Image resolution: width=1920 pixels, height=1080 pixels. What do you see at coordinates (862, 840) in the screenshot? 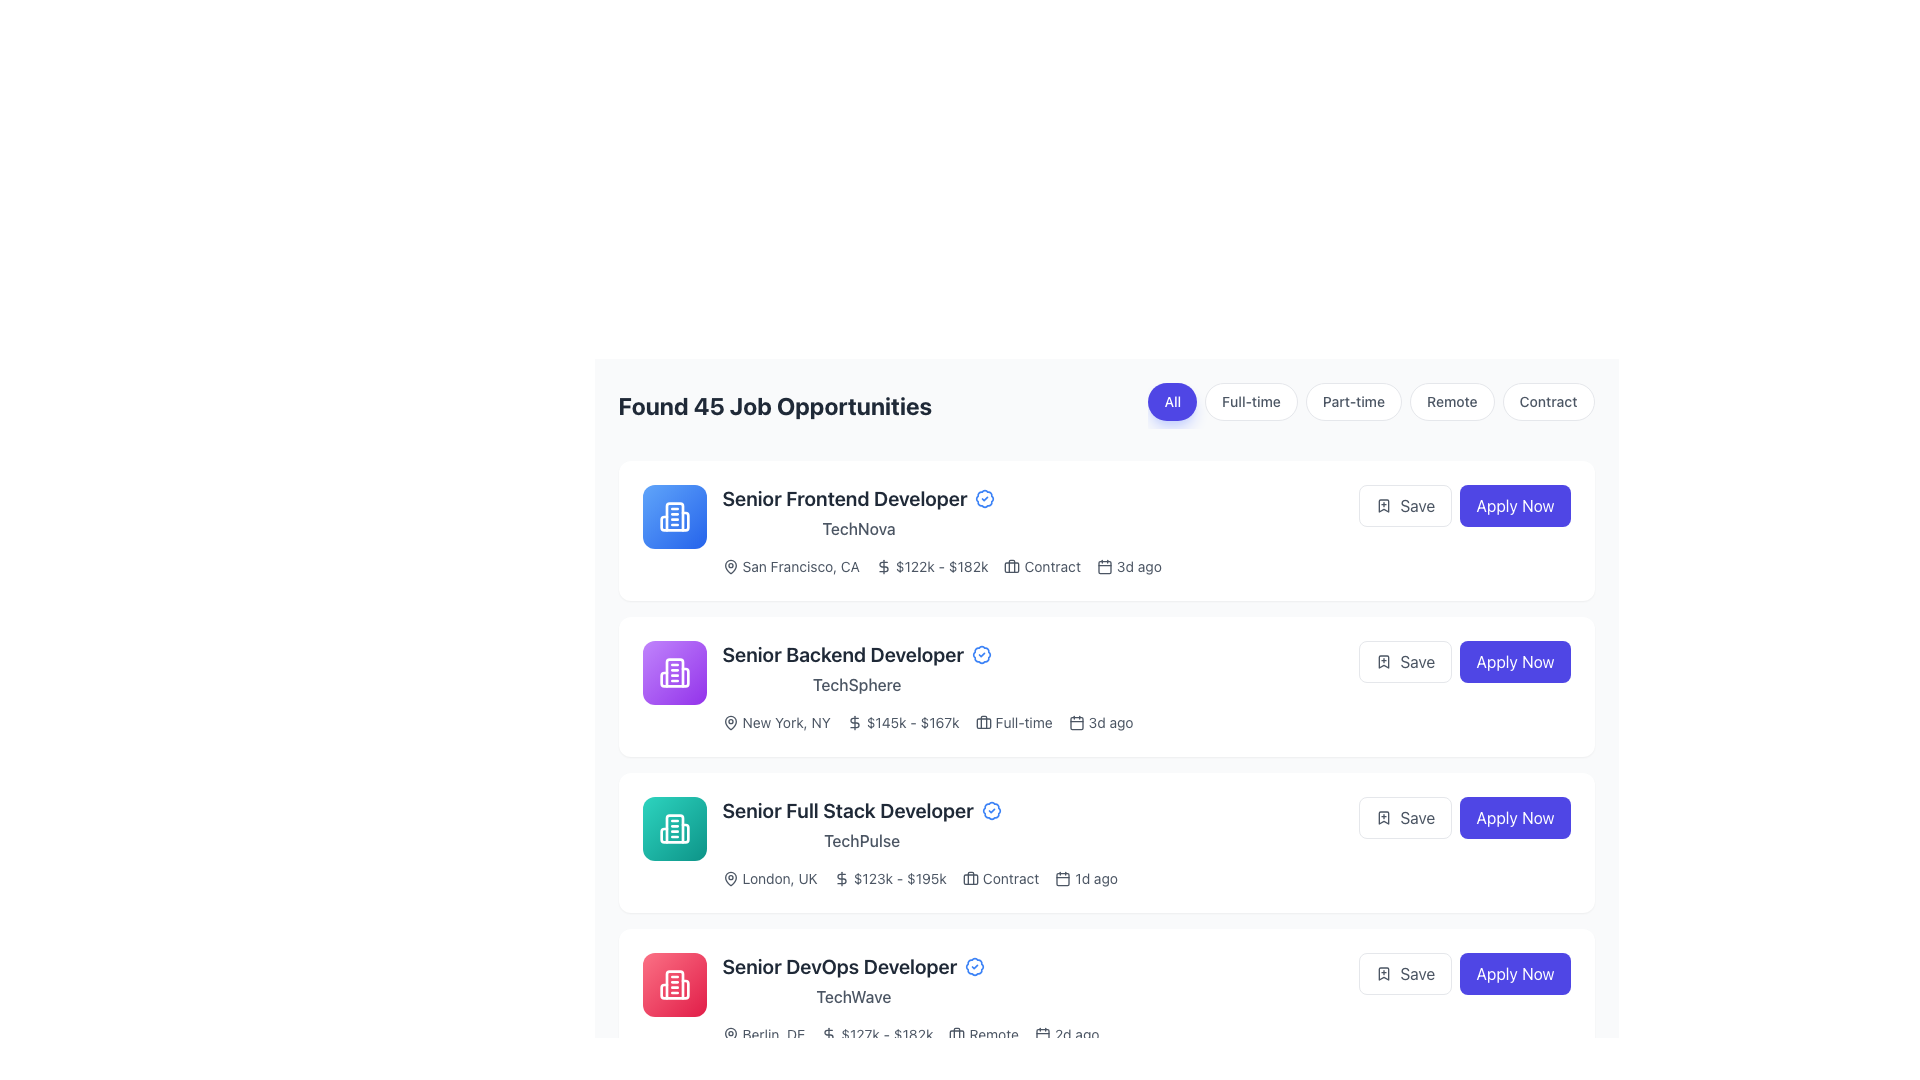
I see `company name text label located within the job listing card for 'Senior Full Stack Developer', positioned directly below the job title text` at bounding box center [862, 840].